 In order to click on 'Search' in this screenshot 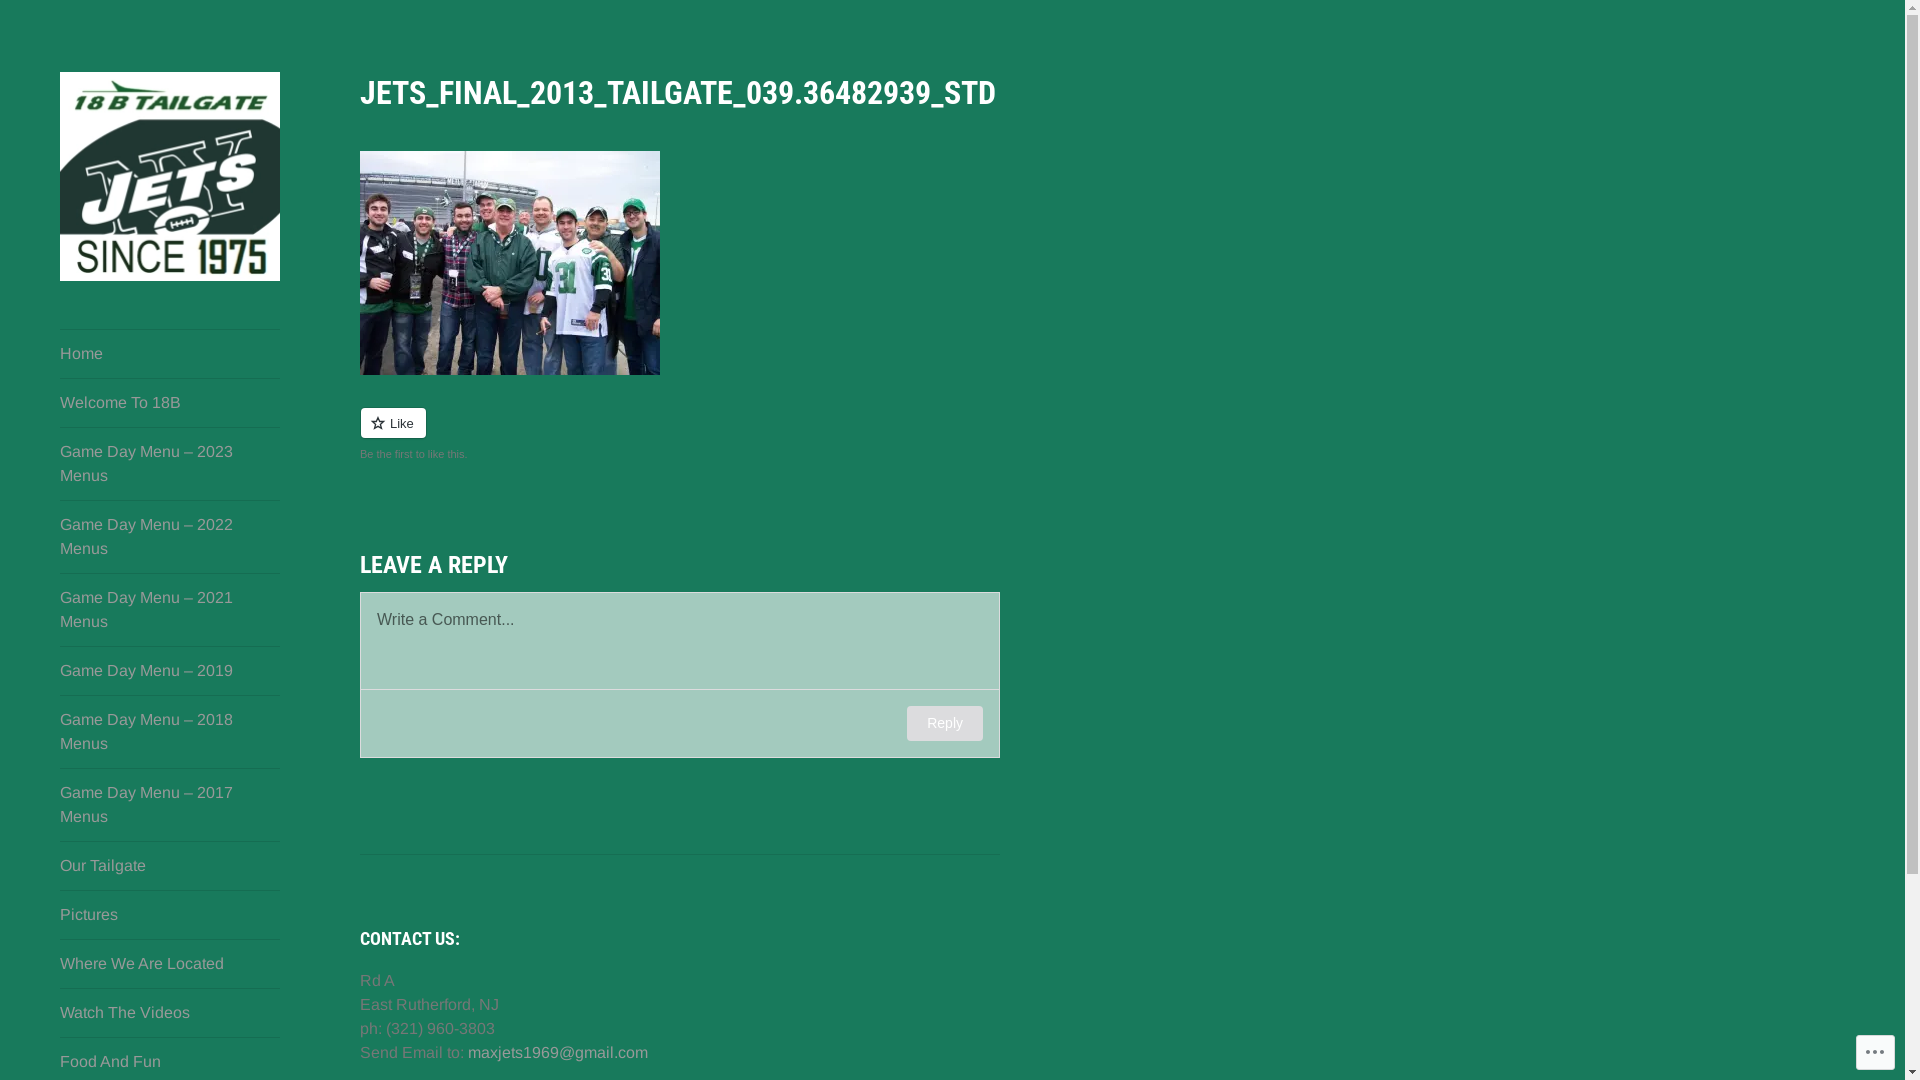, I will do `click(0, 19)`.